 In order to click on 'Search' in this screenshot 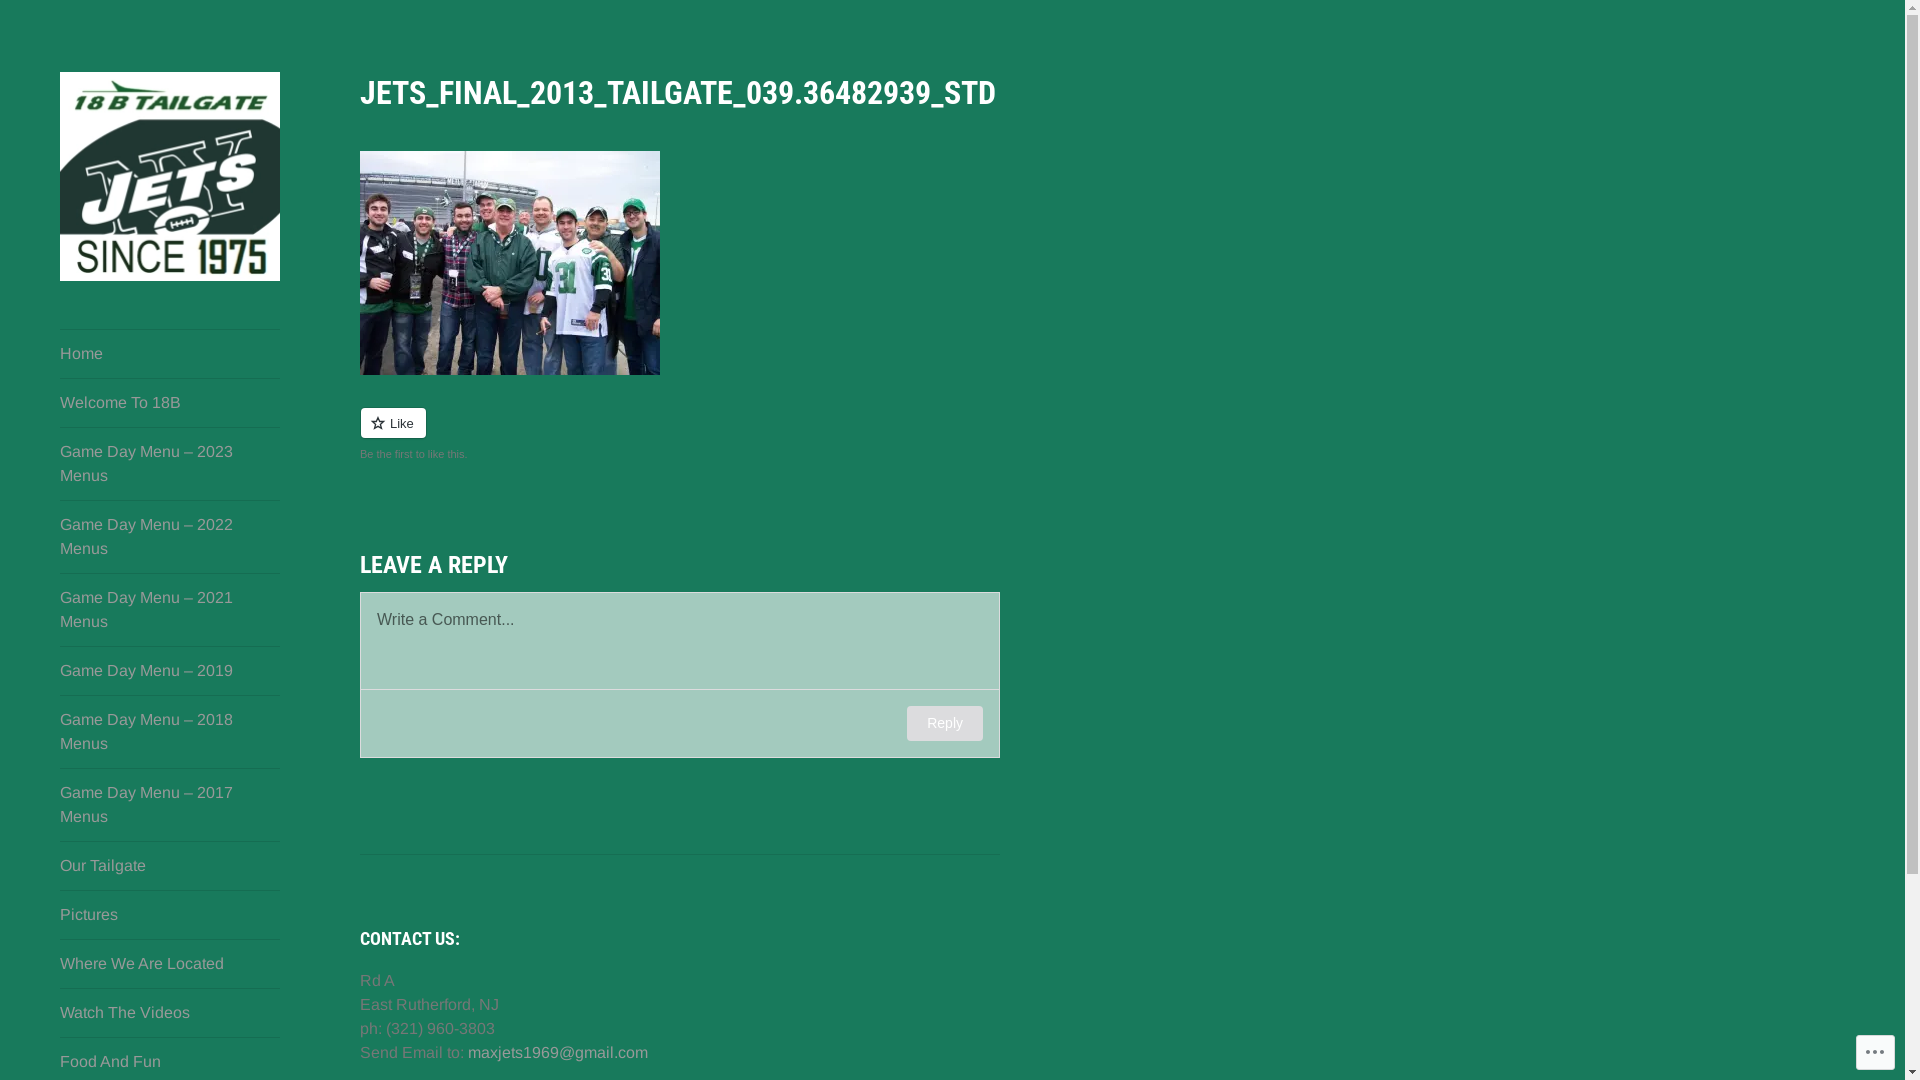, I will do `click(0, 19)`.